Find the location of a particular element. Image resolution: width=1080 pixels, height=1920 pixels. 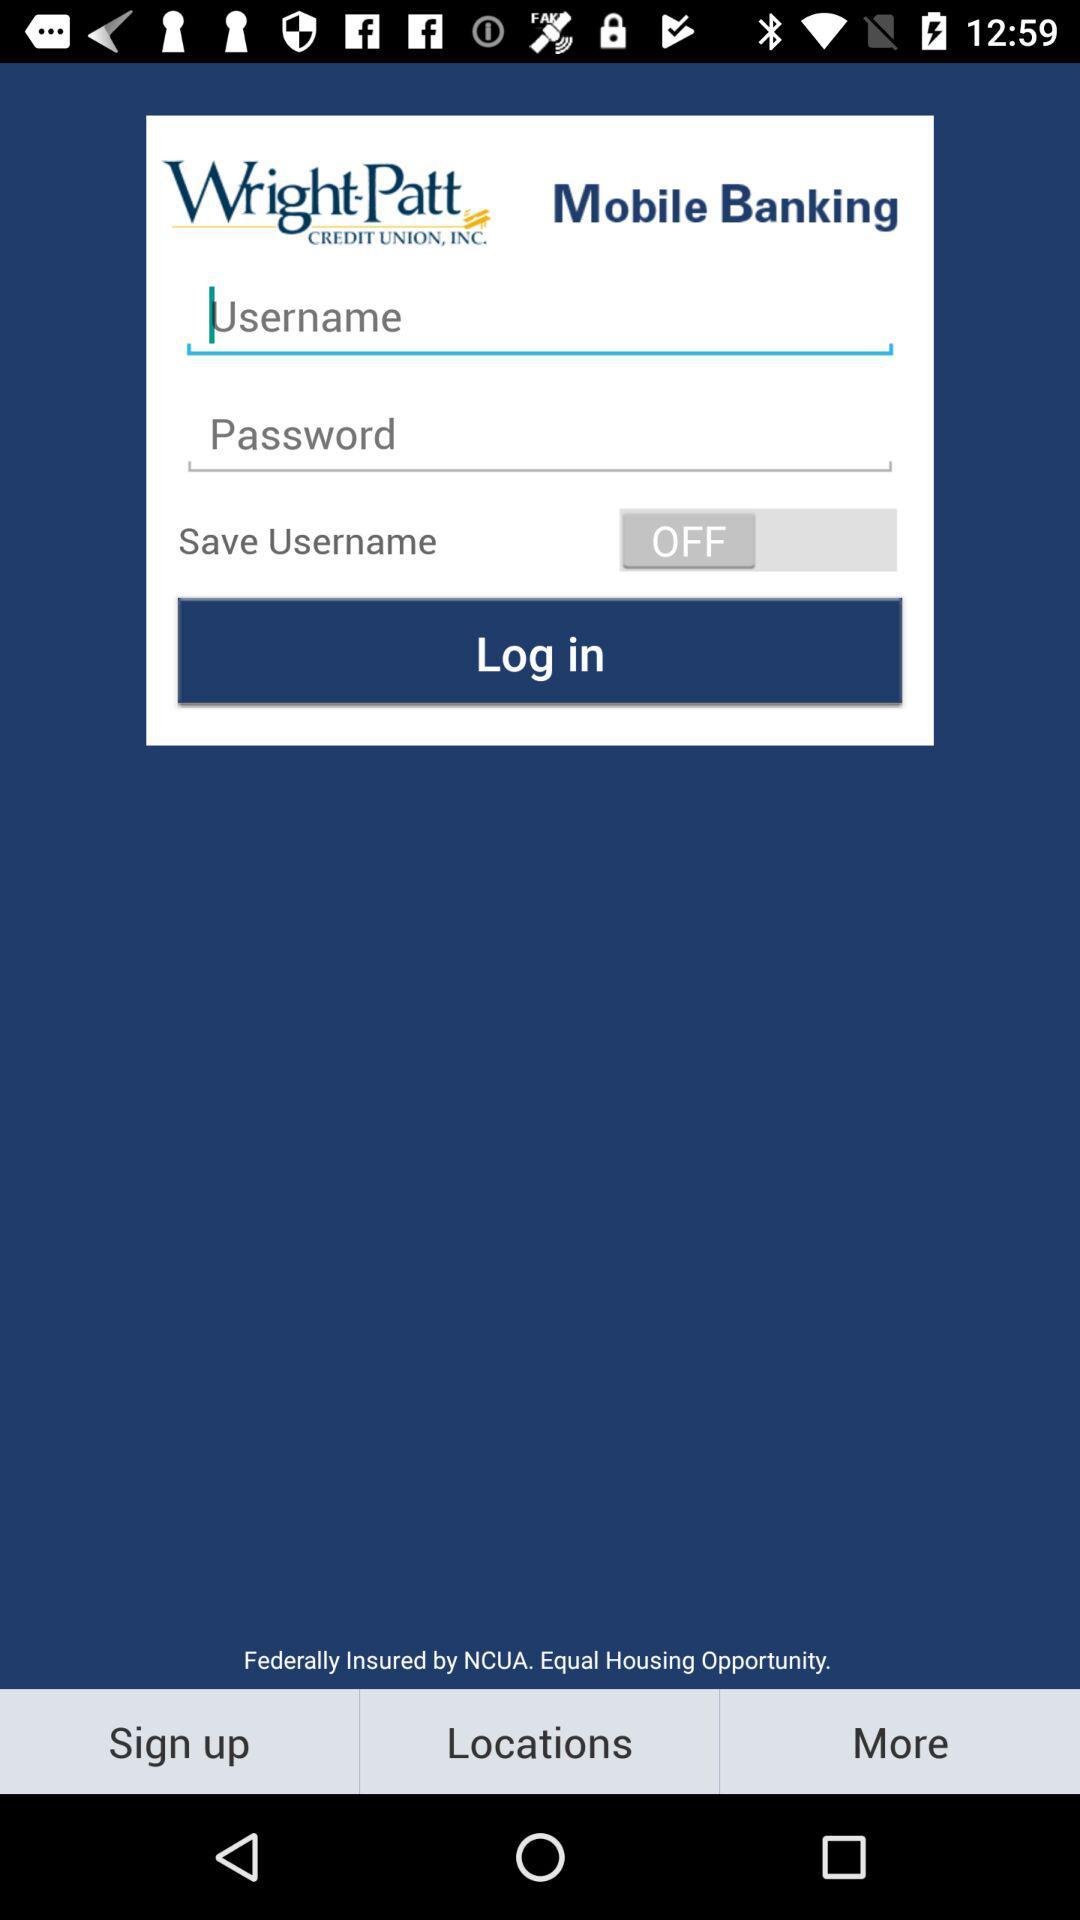

item next to sign up item is located at coordinates (538, 1740).